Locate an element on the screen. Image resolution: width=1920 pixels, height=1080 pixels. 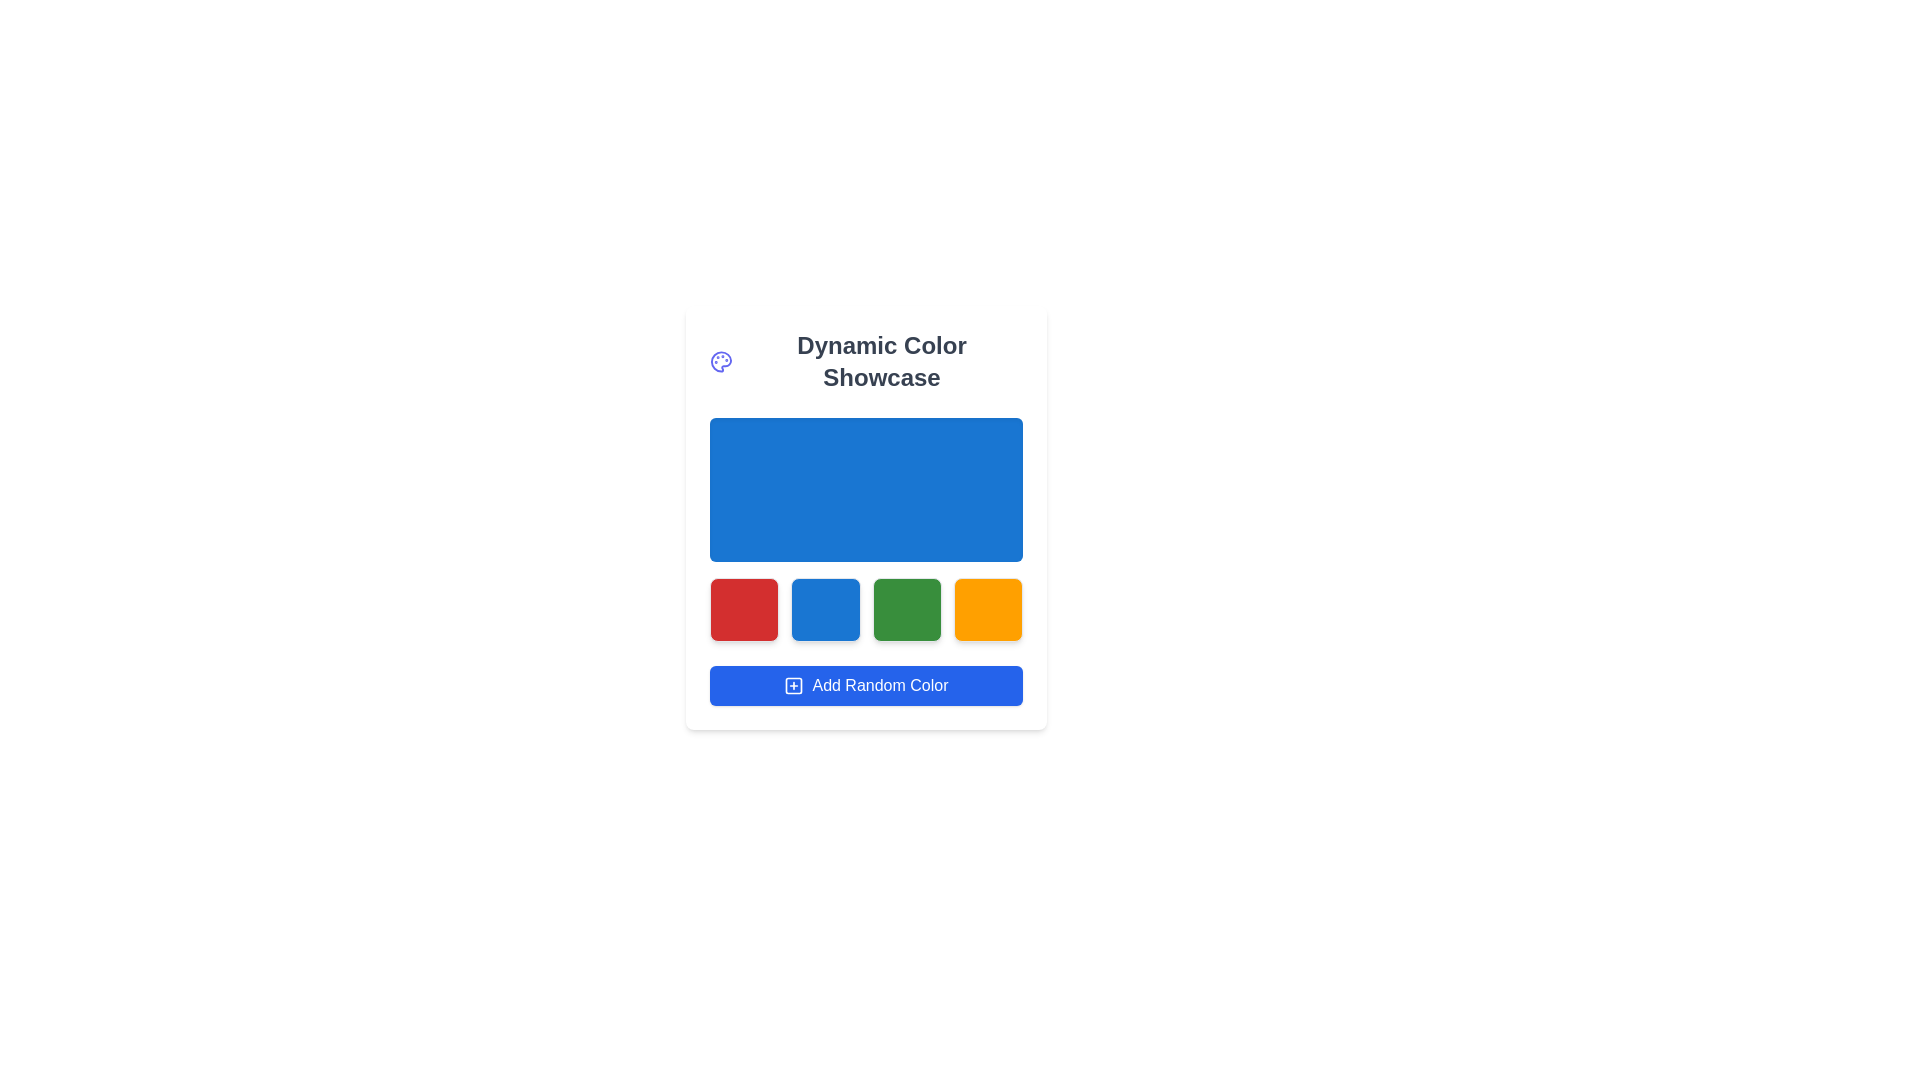
the painter's palette icon located to the left of the 'Dynamic Color Showcase' text by hovering over it is located at coordinates (720, 362).